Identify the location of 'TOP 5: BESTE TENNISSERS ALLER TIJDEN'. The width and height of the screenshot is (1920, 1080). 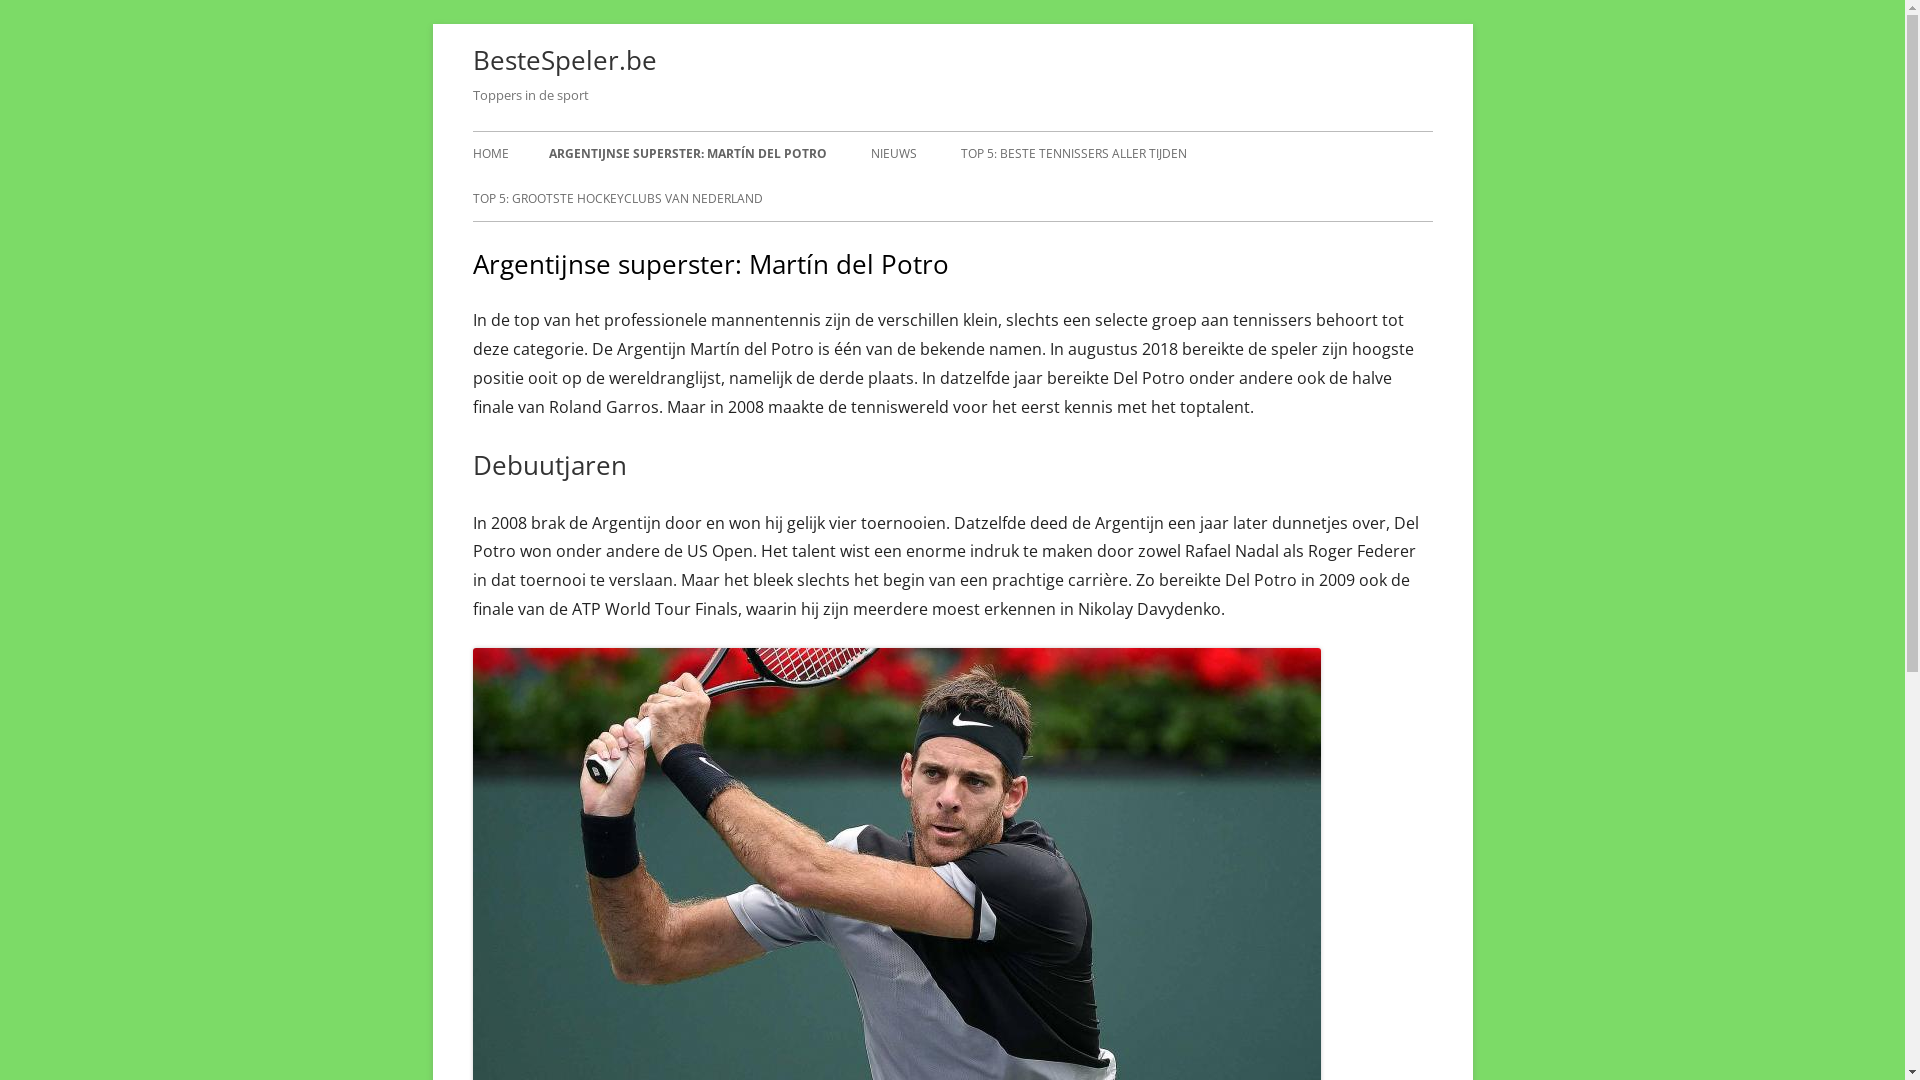
(1072, 153).